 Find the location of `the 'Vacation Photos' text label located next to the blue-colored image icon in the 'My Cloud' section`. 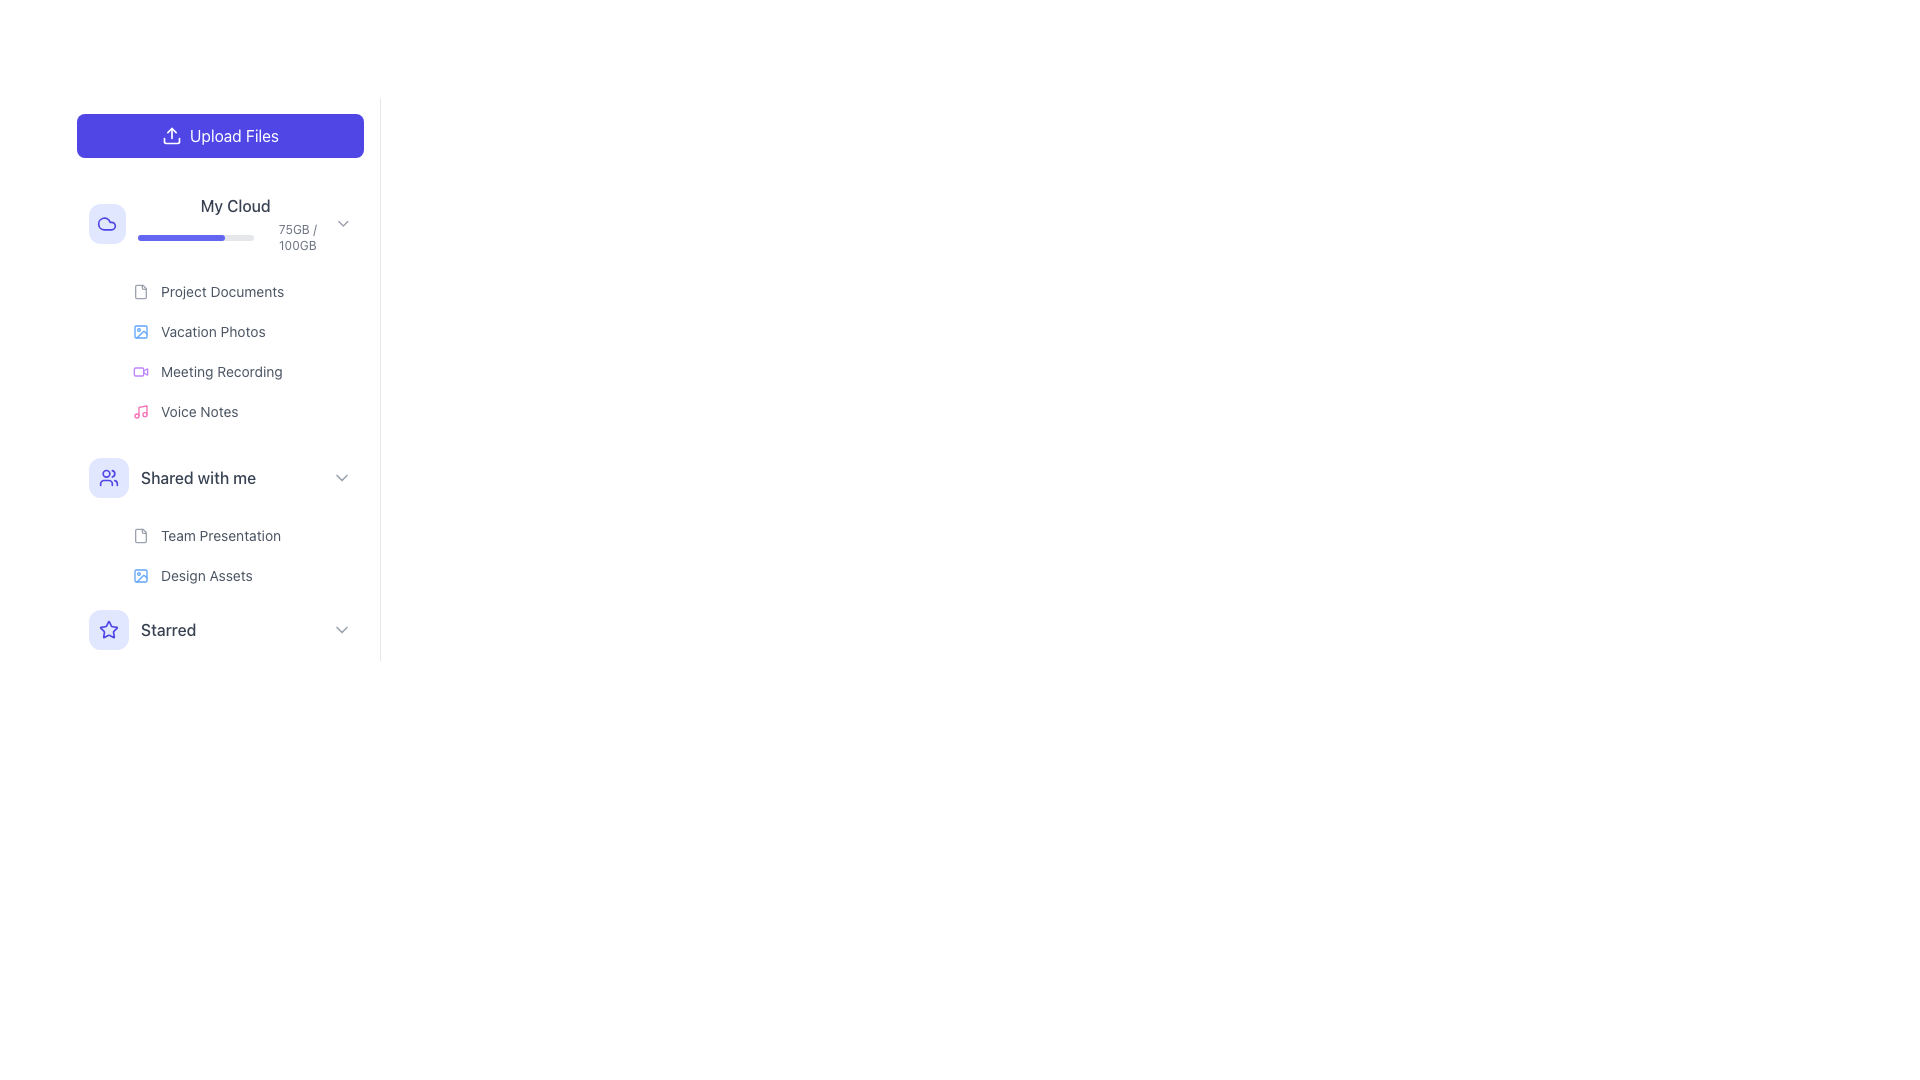

the 'Vacation Photos' text label located next to the blue-colored image icon in the 'My Cloud' section is located at coordinates (199, 330).